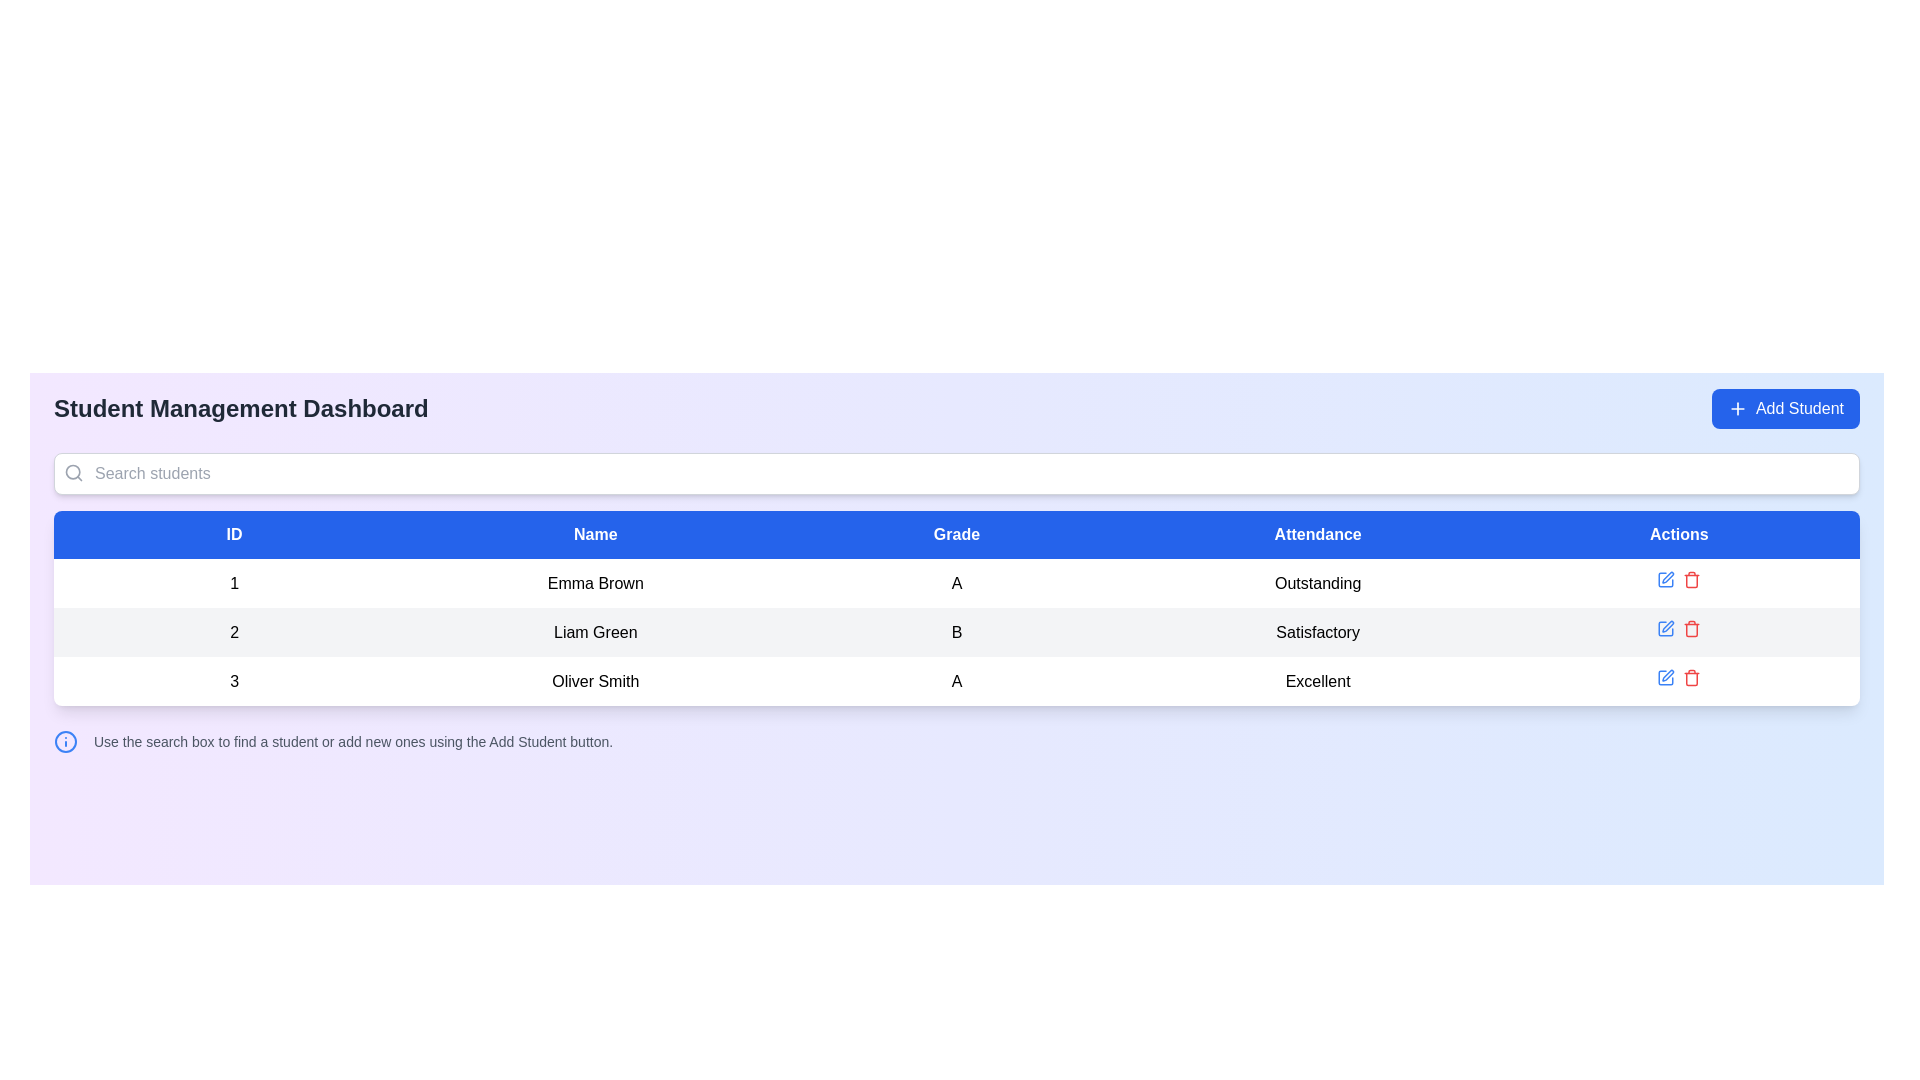 This screenshot has height=1080, width=1920. I want to click on the Table Header Cell for the 'Attendance' column, which is the fourth column header from the left, located between 'Grade' and 'Actions', so click(1318, 534).